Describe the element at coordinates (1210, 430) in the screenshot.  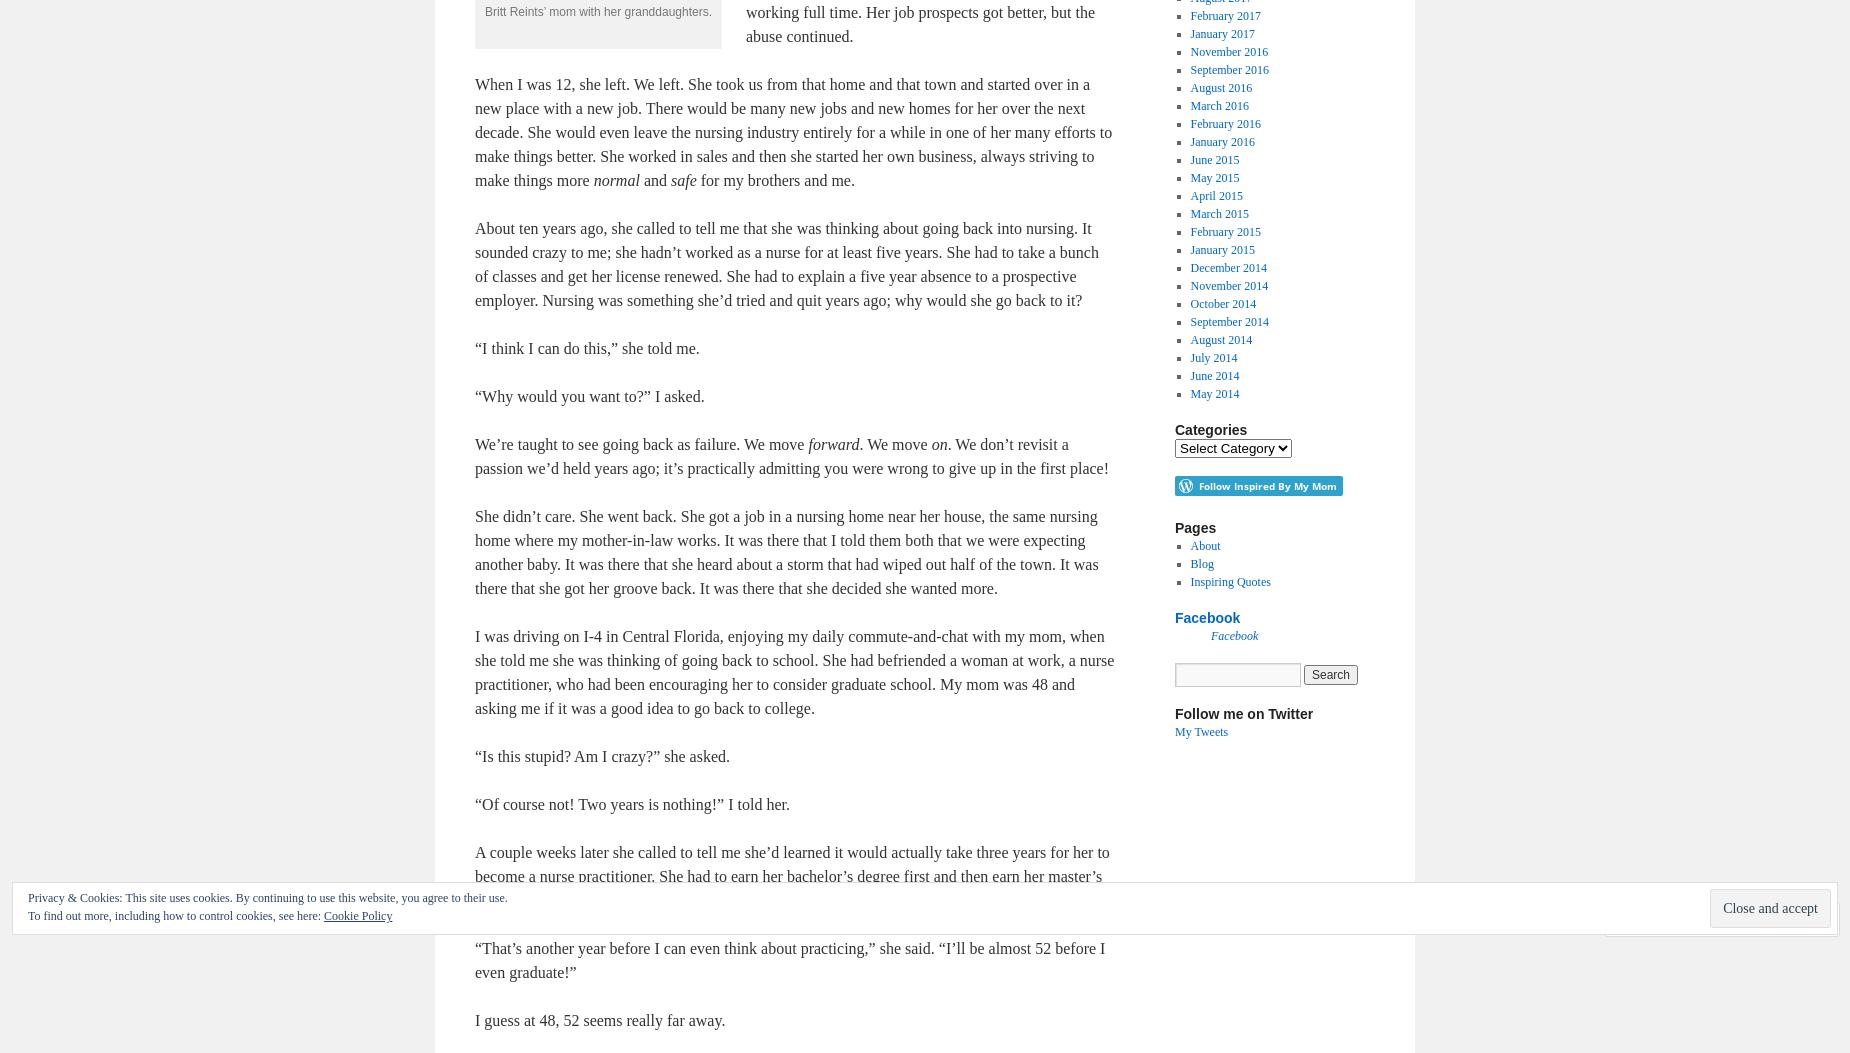
I see `'Categories'` at that location.